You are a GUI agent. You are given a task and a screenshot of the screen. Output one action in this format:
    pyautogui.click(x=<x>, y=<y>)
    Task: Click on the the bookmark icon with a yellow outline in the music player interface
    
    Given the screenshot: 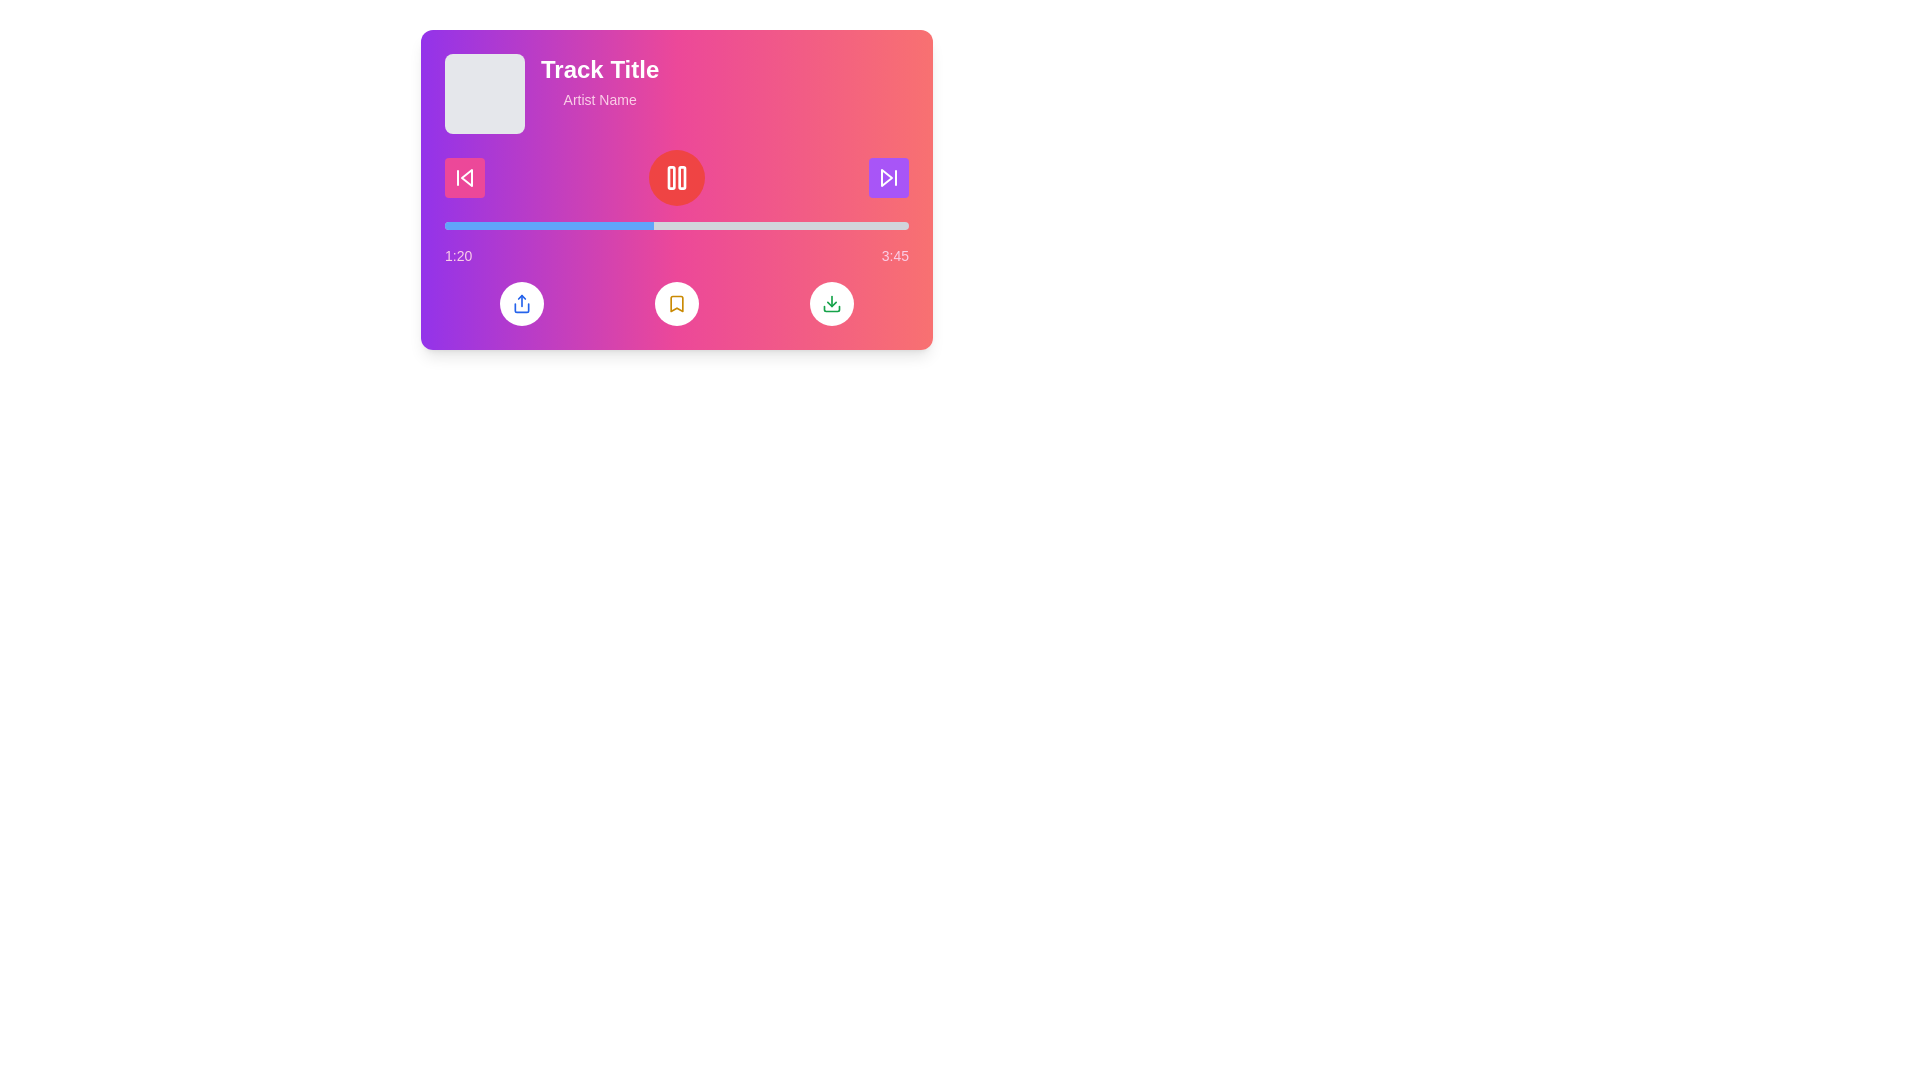 What is the action you would take?
    pyautogui.click(x=676, y=304)
    